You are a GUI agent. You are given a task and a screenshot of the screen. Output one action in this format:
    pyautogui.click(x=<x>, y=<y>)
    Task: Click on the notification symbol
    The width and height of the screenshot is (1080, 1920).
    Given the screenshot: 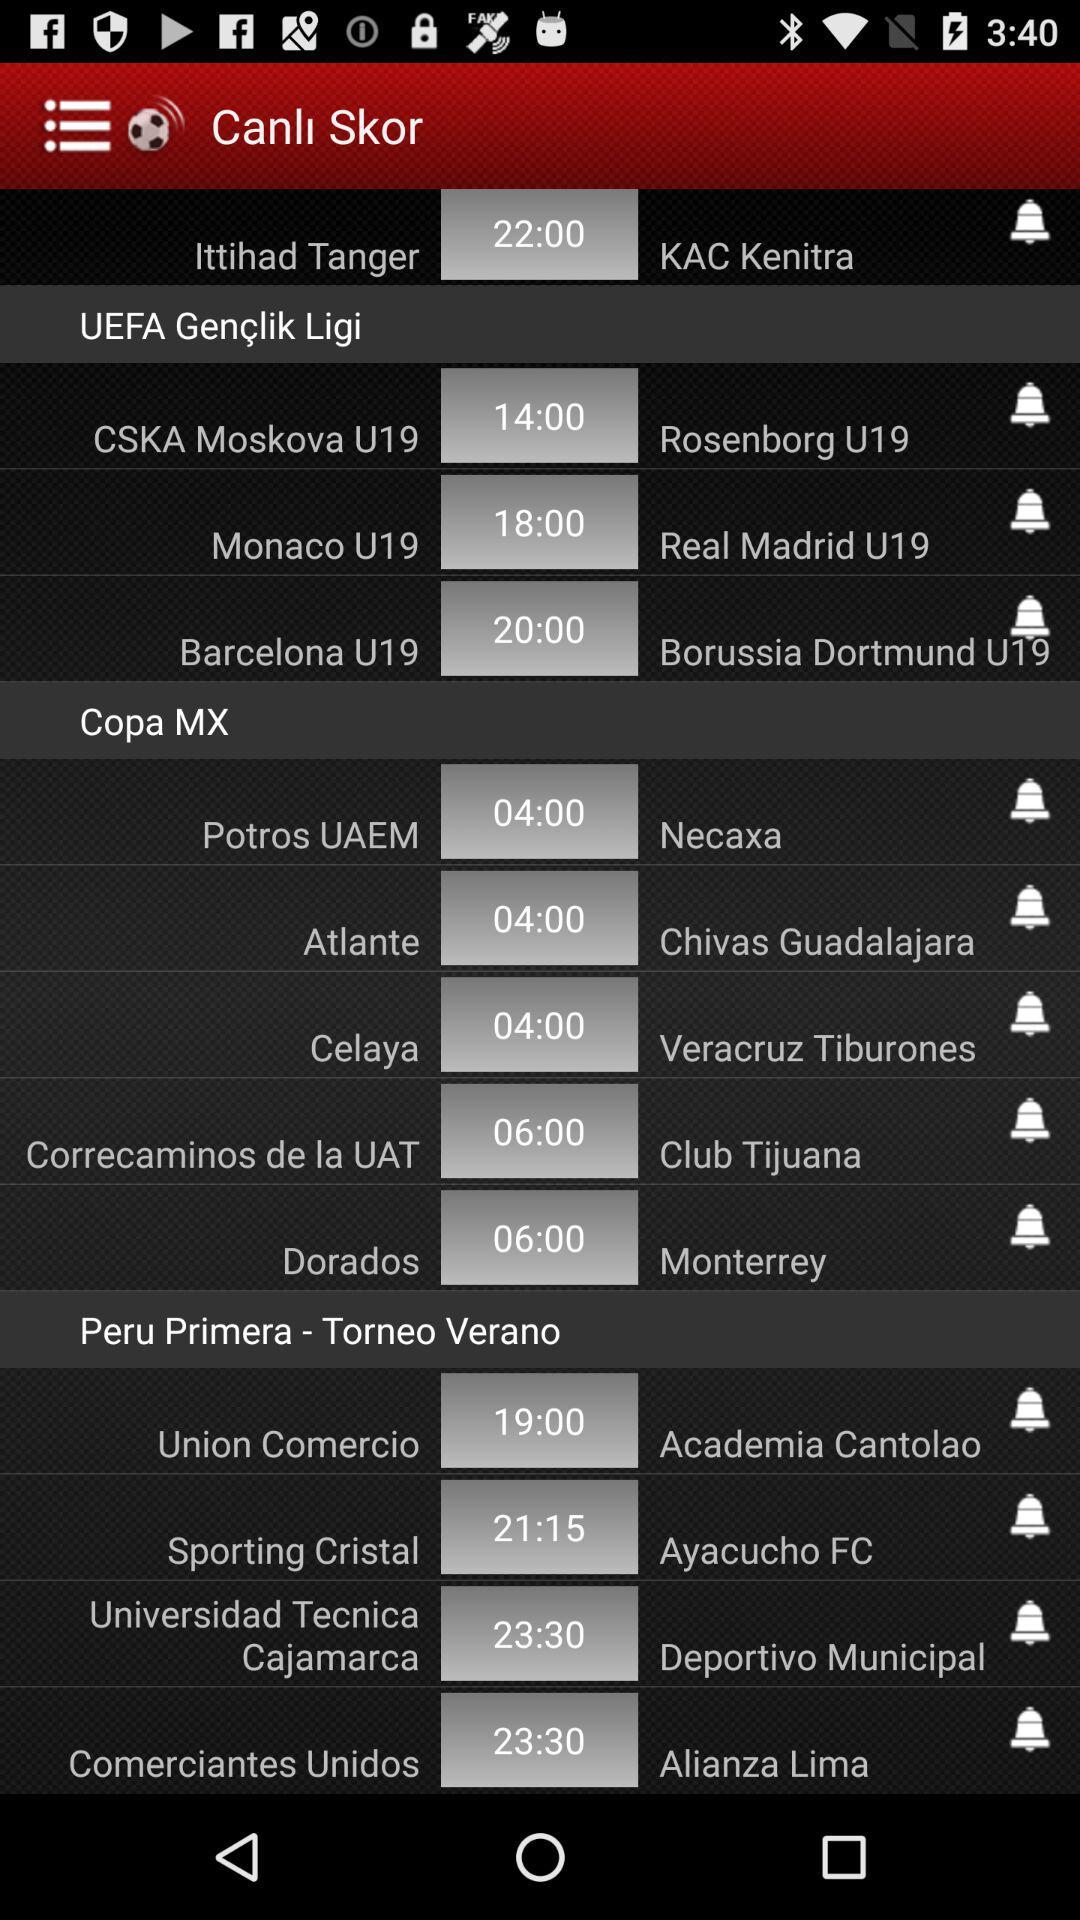 What is the action you would take?
    pyautogui.click(x=1029, y=801)
    